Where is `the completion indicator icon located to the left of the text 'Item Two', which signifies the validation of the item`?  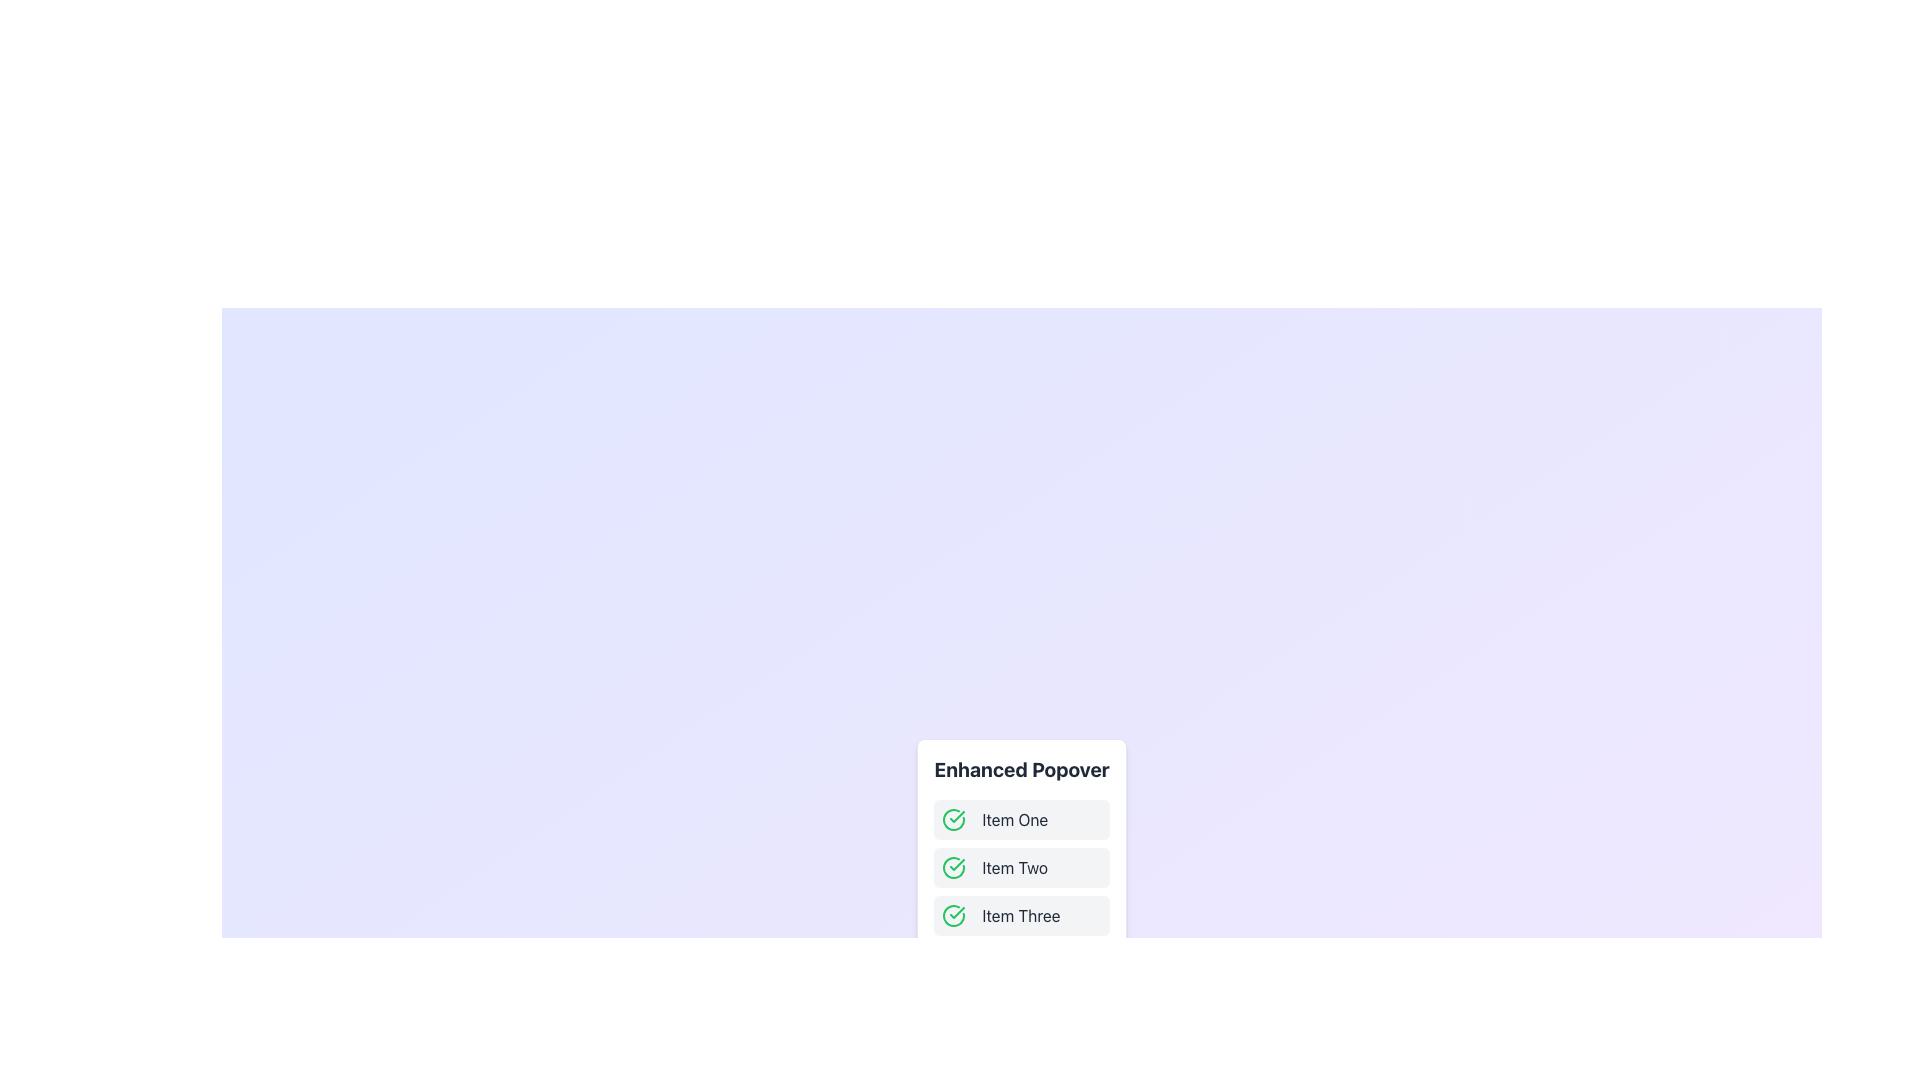
the completion indicator icon located to the left of the text 'Item Two', which signifies the validation of the item is located at coordinates (953, 866).